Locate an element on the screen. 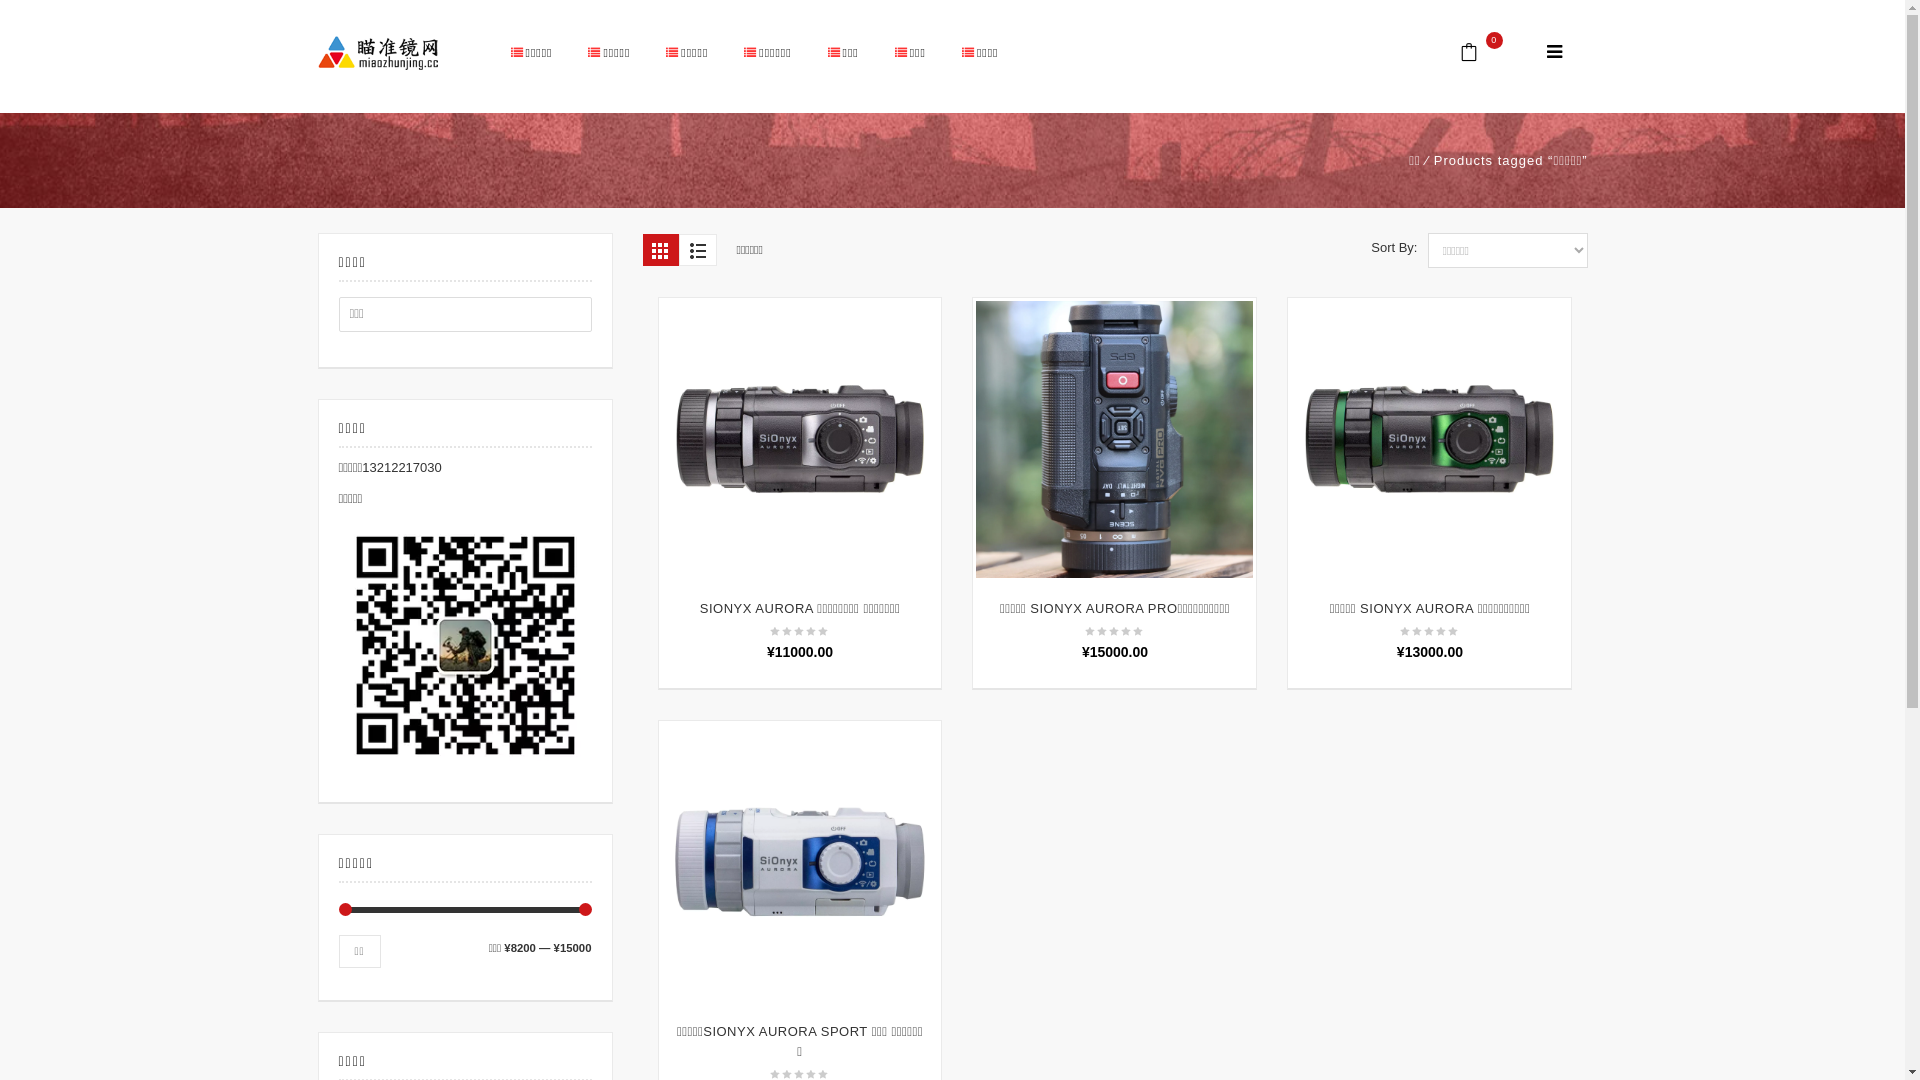  'List' is located at coordinates (696, 249).